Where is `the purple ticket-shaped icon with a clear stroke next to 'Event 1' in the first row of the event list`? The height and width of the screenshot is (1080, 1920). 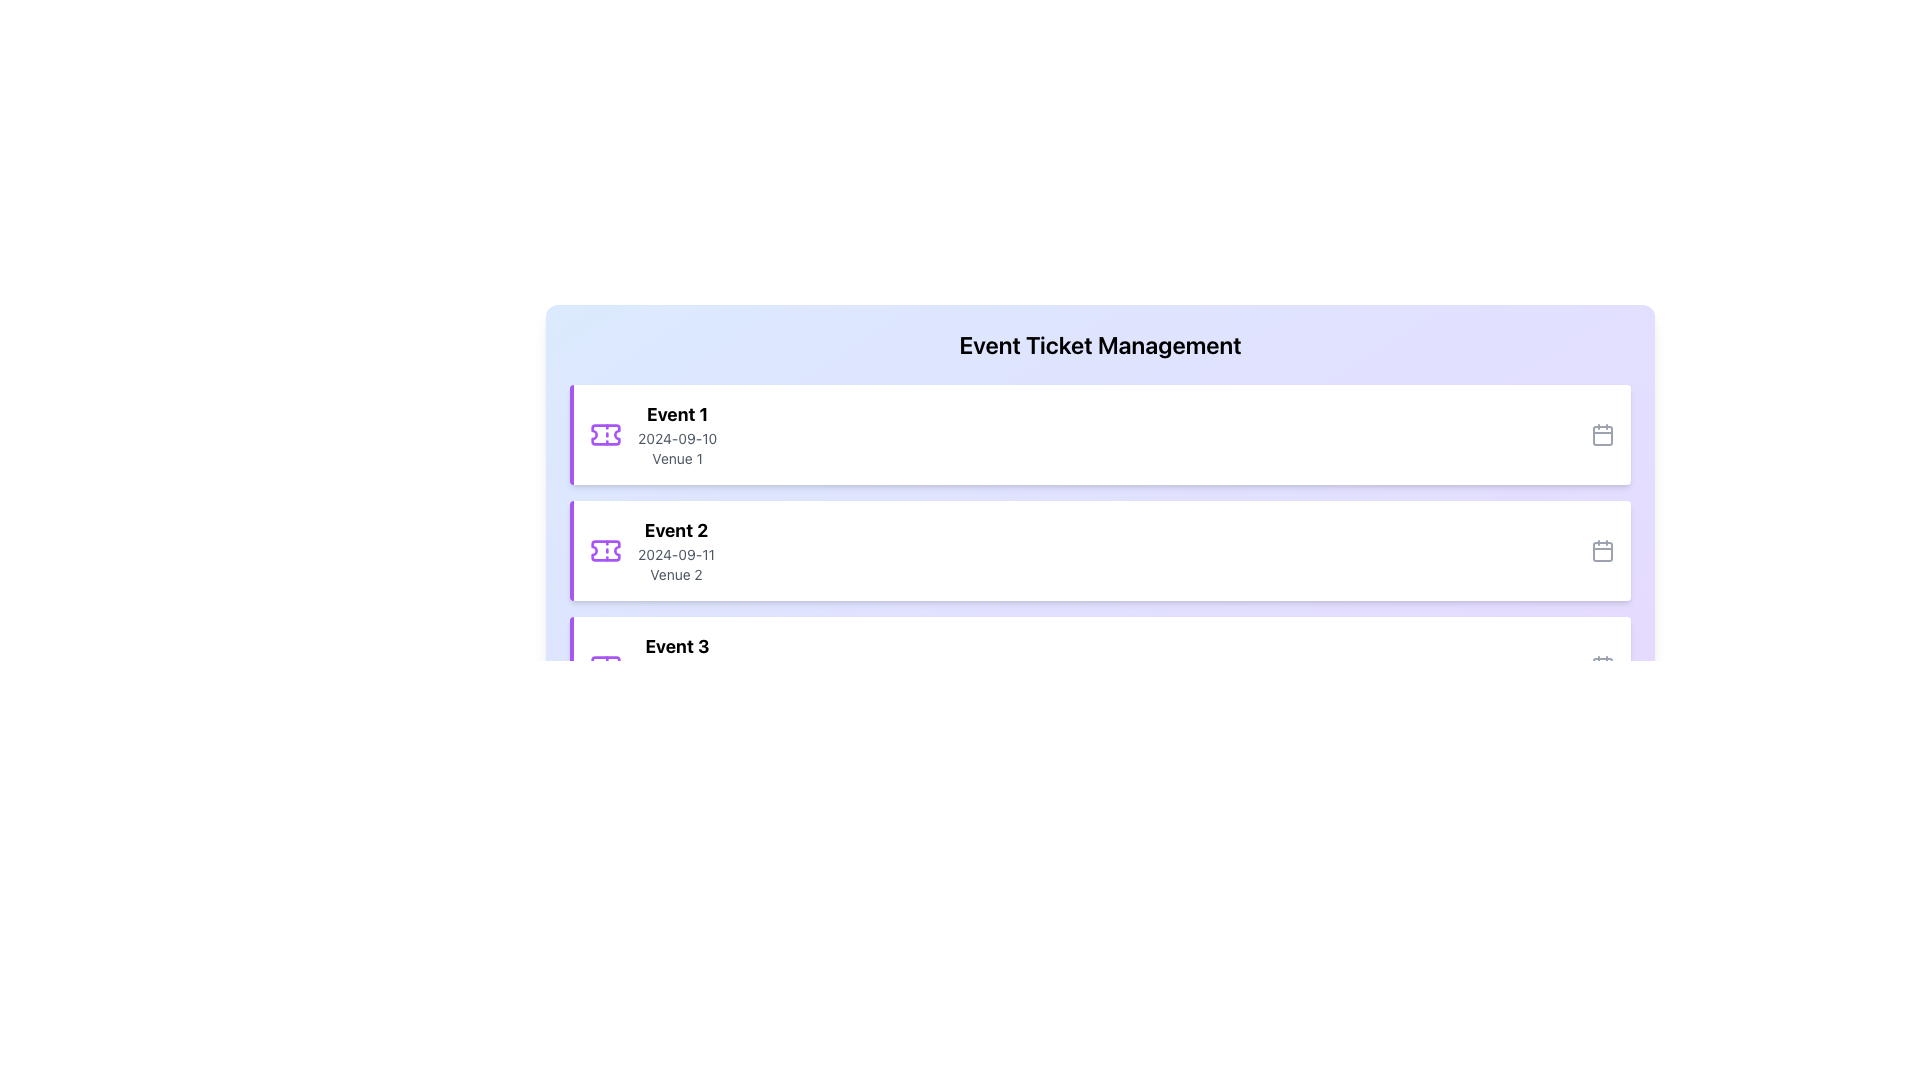 the purple ticket-shaped icon with a clear stroke next to 'Event 1' in the first row of the event list is located at coordinates (604, 434).